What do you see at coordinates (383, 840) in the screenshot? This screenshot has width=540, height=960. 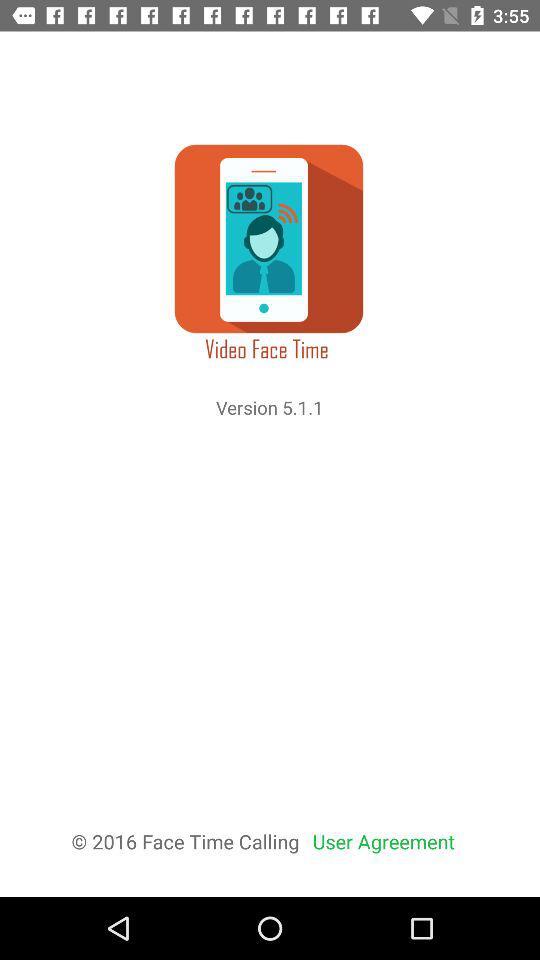 I see `the user agreement item` at bounding box center [383, 840].